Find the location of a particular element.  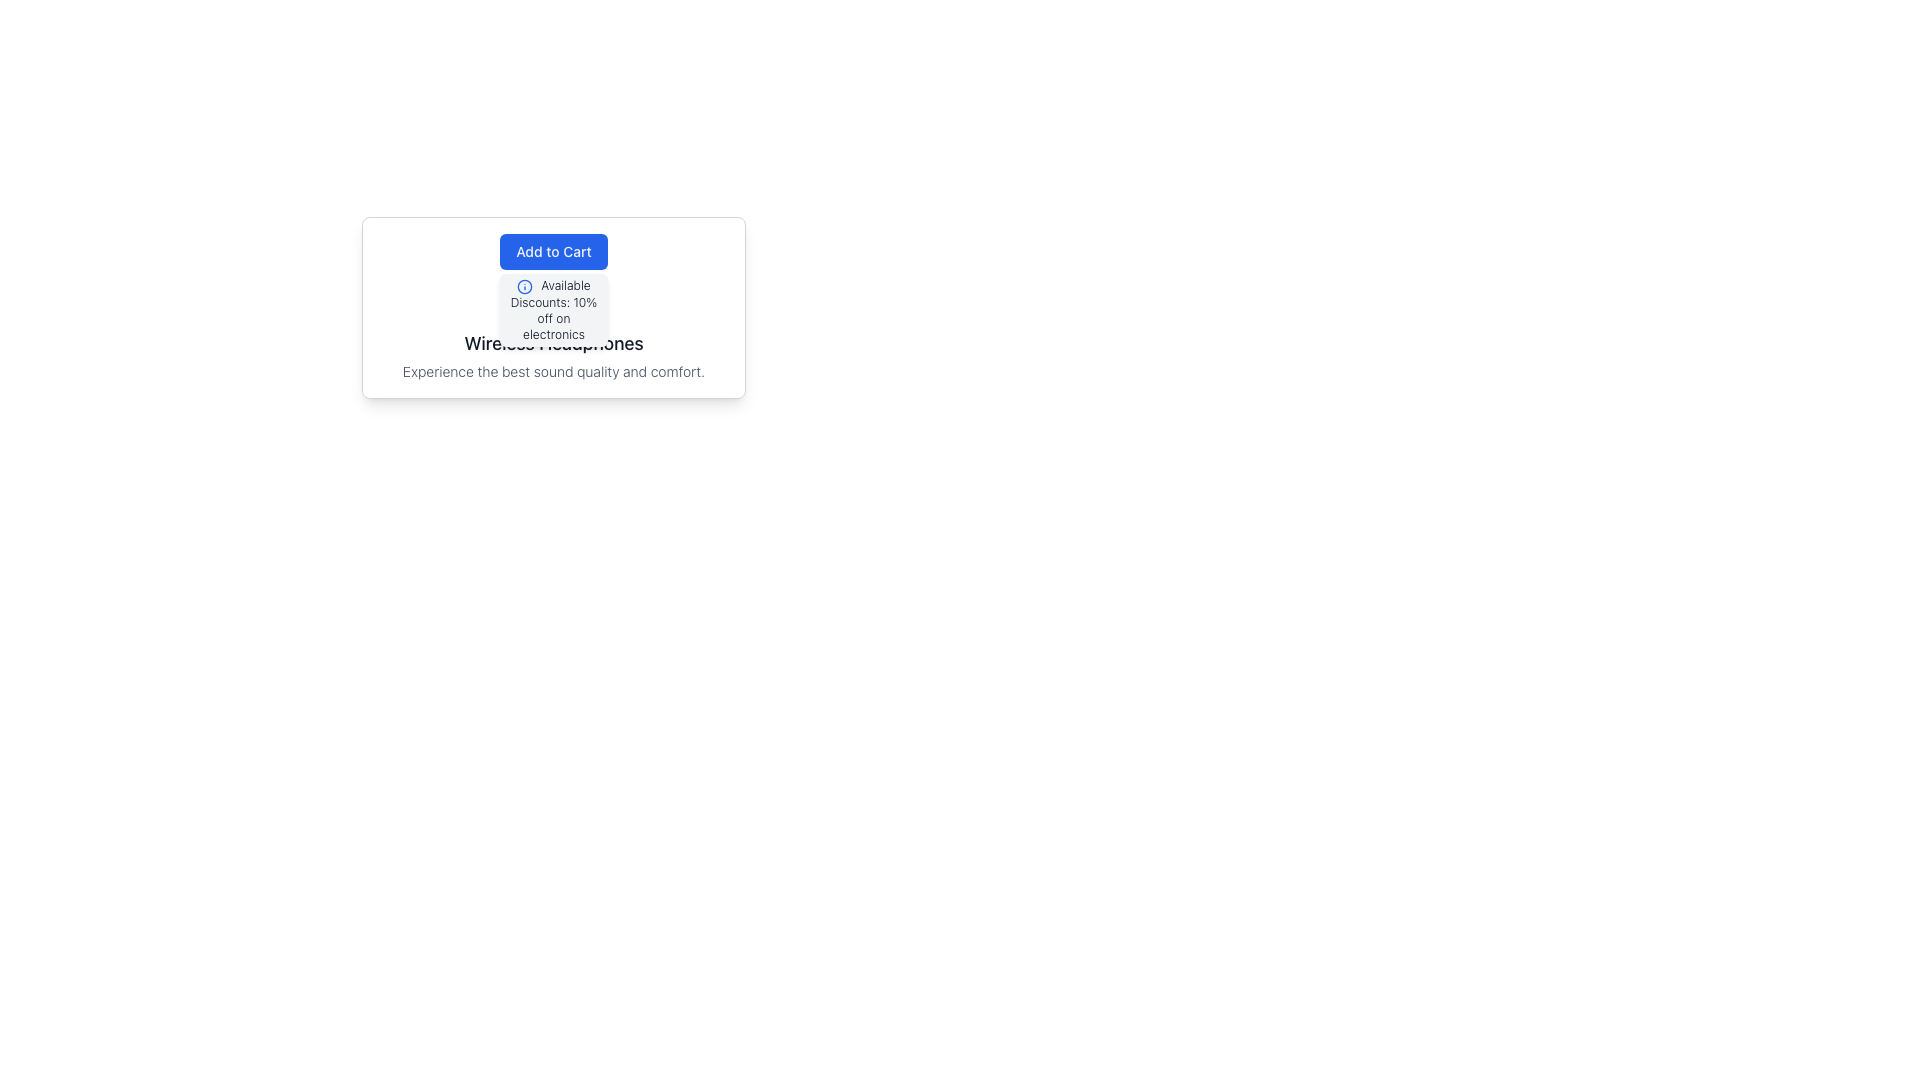

the 'Add to Cart' button with a blue background and white text is located at coordinates (553, 250).